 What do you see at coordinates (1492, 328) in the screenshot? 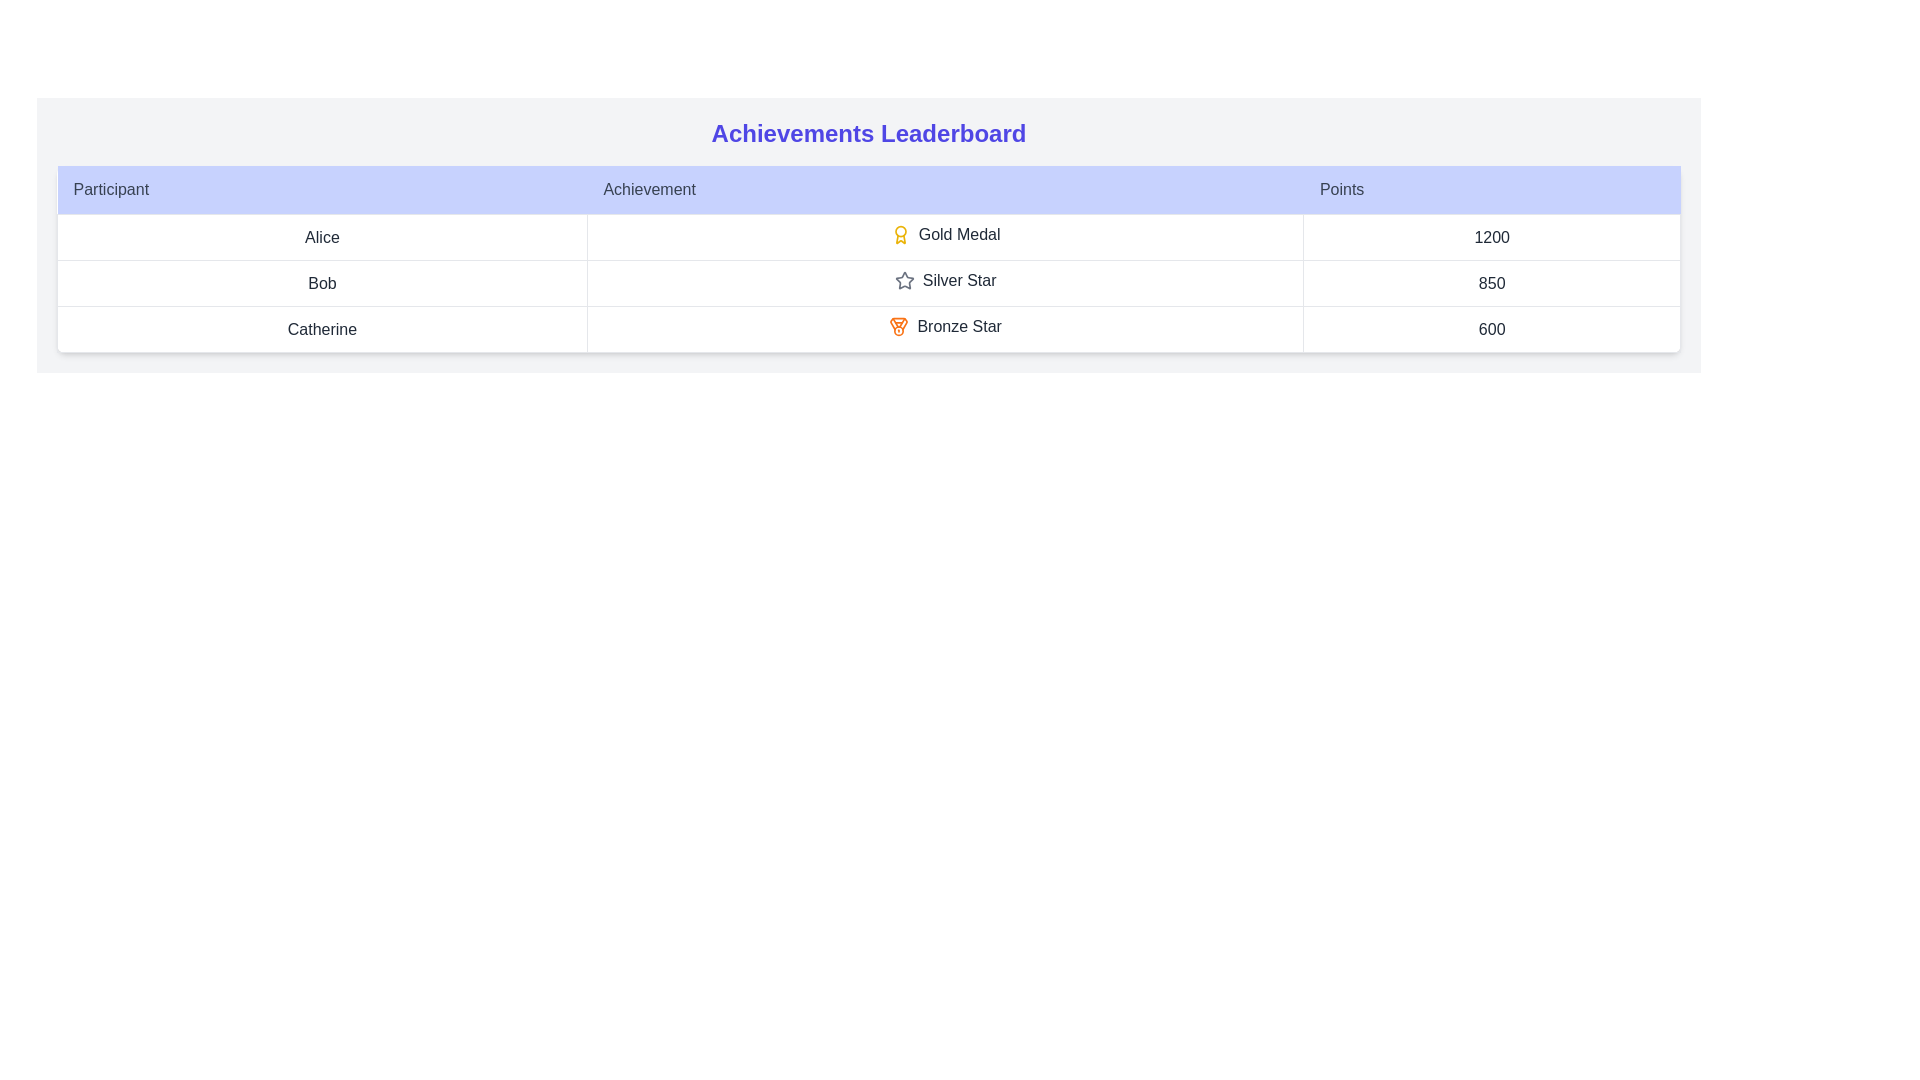
I see `the text element indicating the points earned by participant 'Catherine' in the leaderboard, located in the last row and last column of the table` at bounding box center [1492, 328].